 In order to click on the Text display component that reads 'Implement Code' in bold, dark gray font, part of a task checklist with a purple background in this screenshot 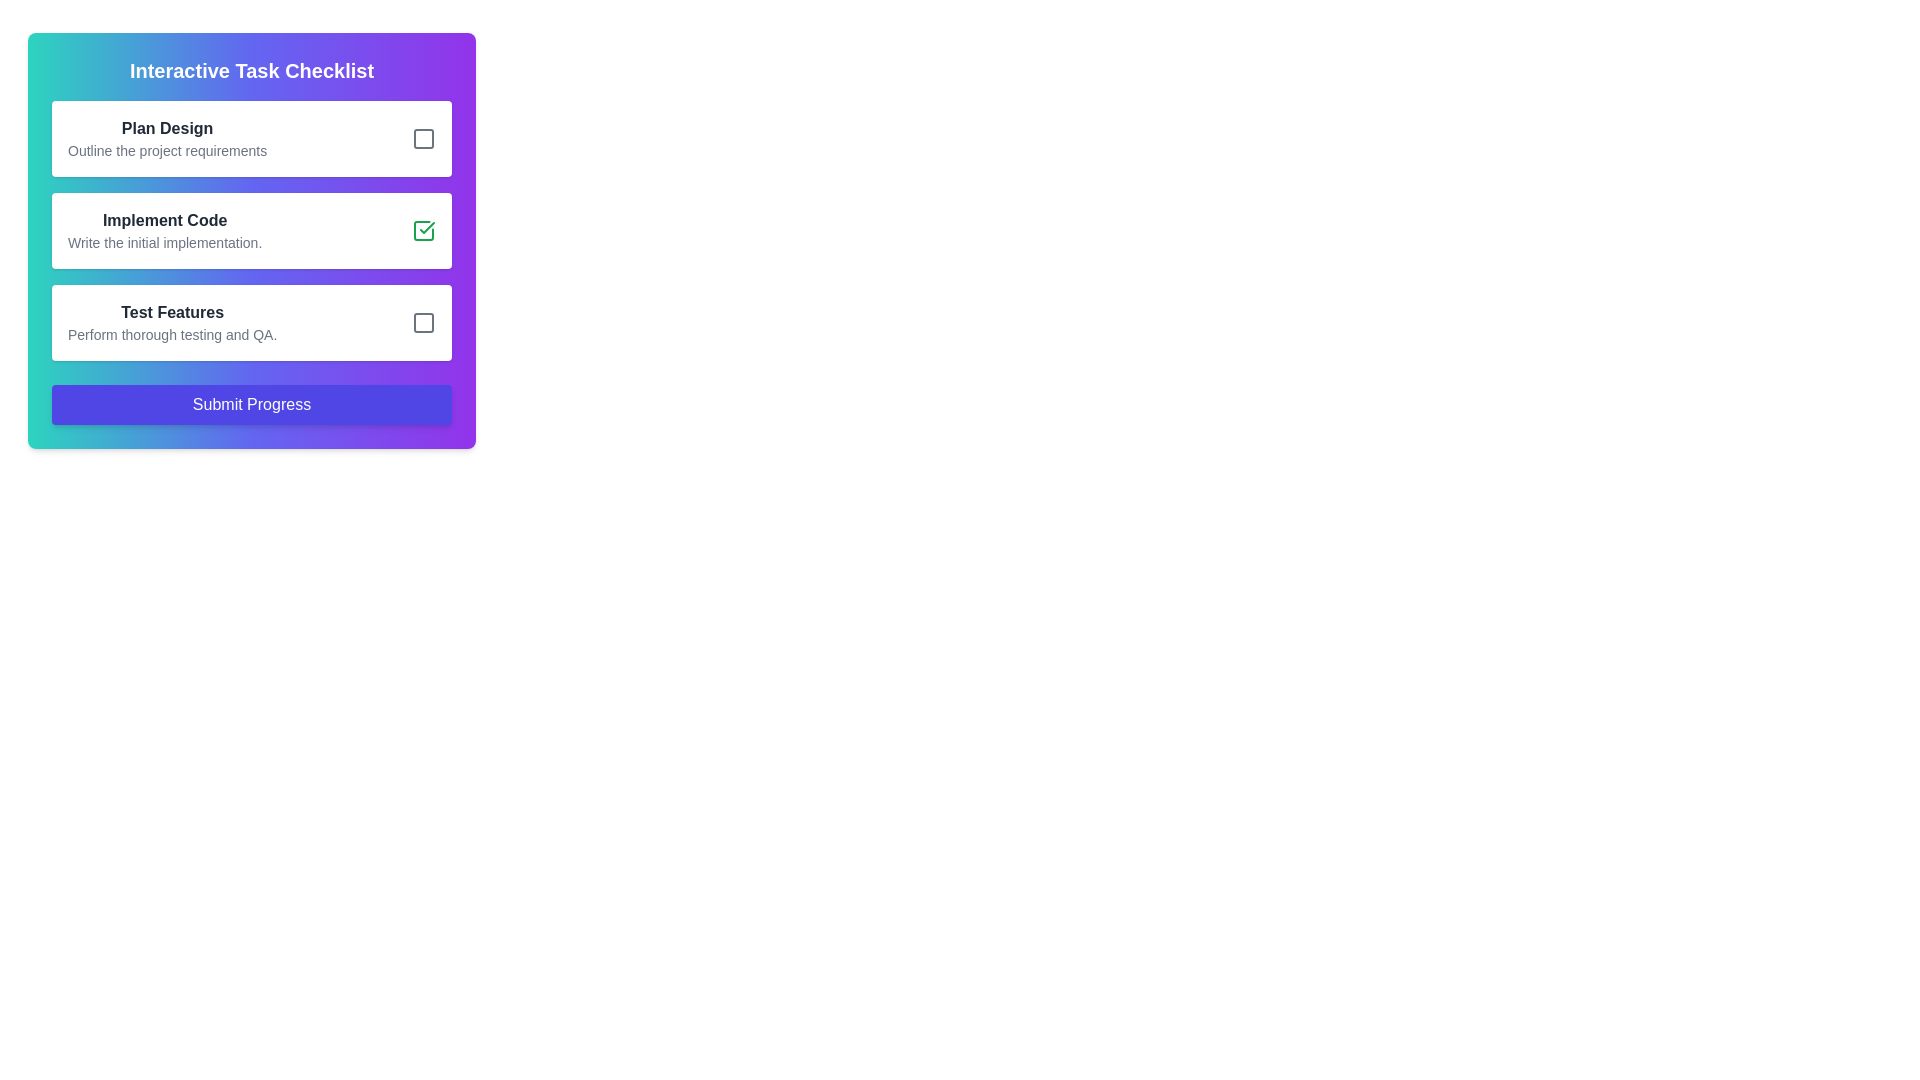, I will do `click(165, 230)`.